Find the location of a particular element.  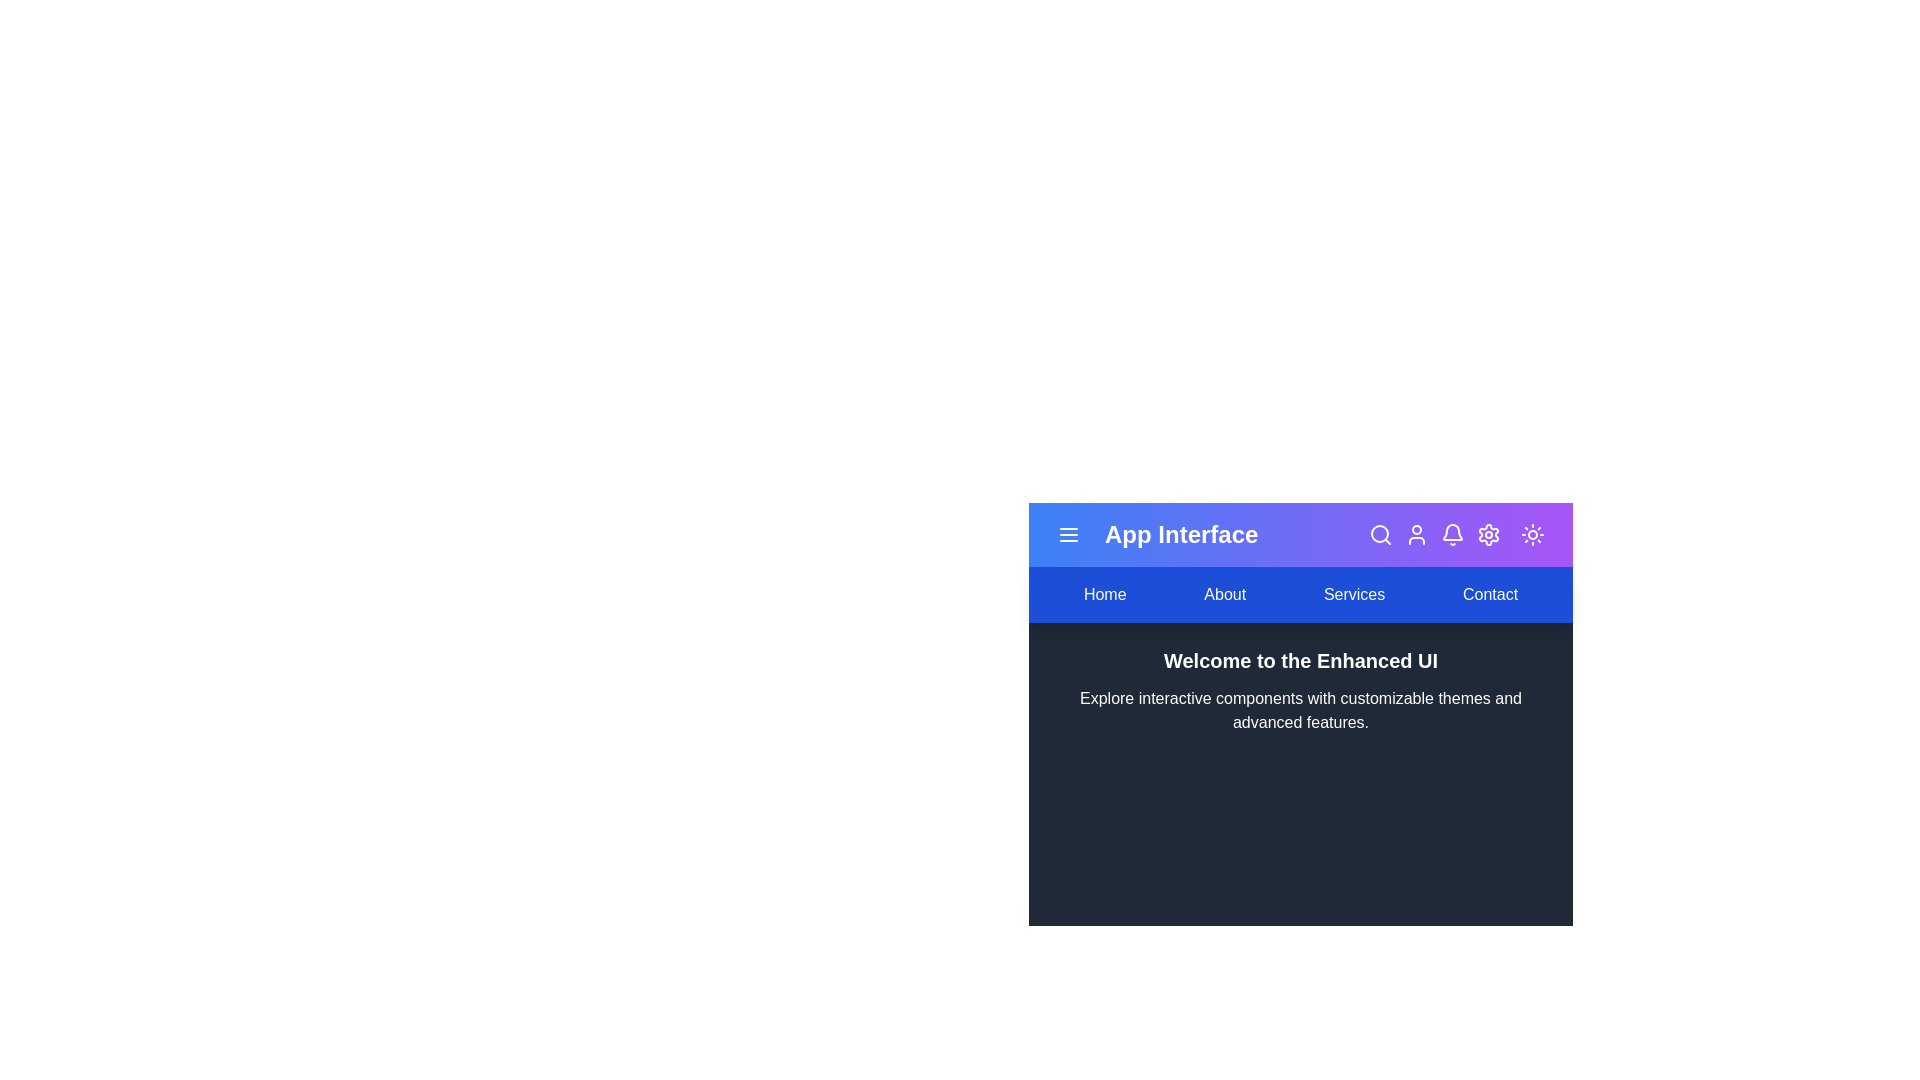

the navigation link labeled Contact is located at coordinates (1489, 593).